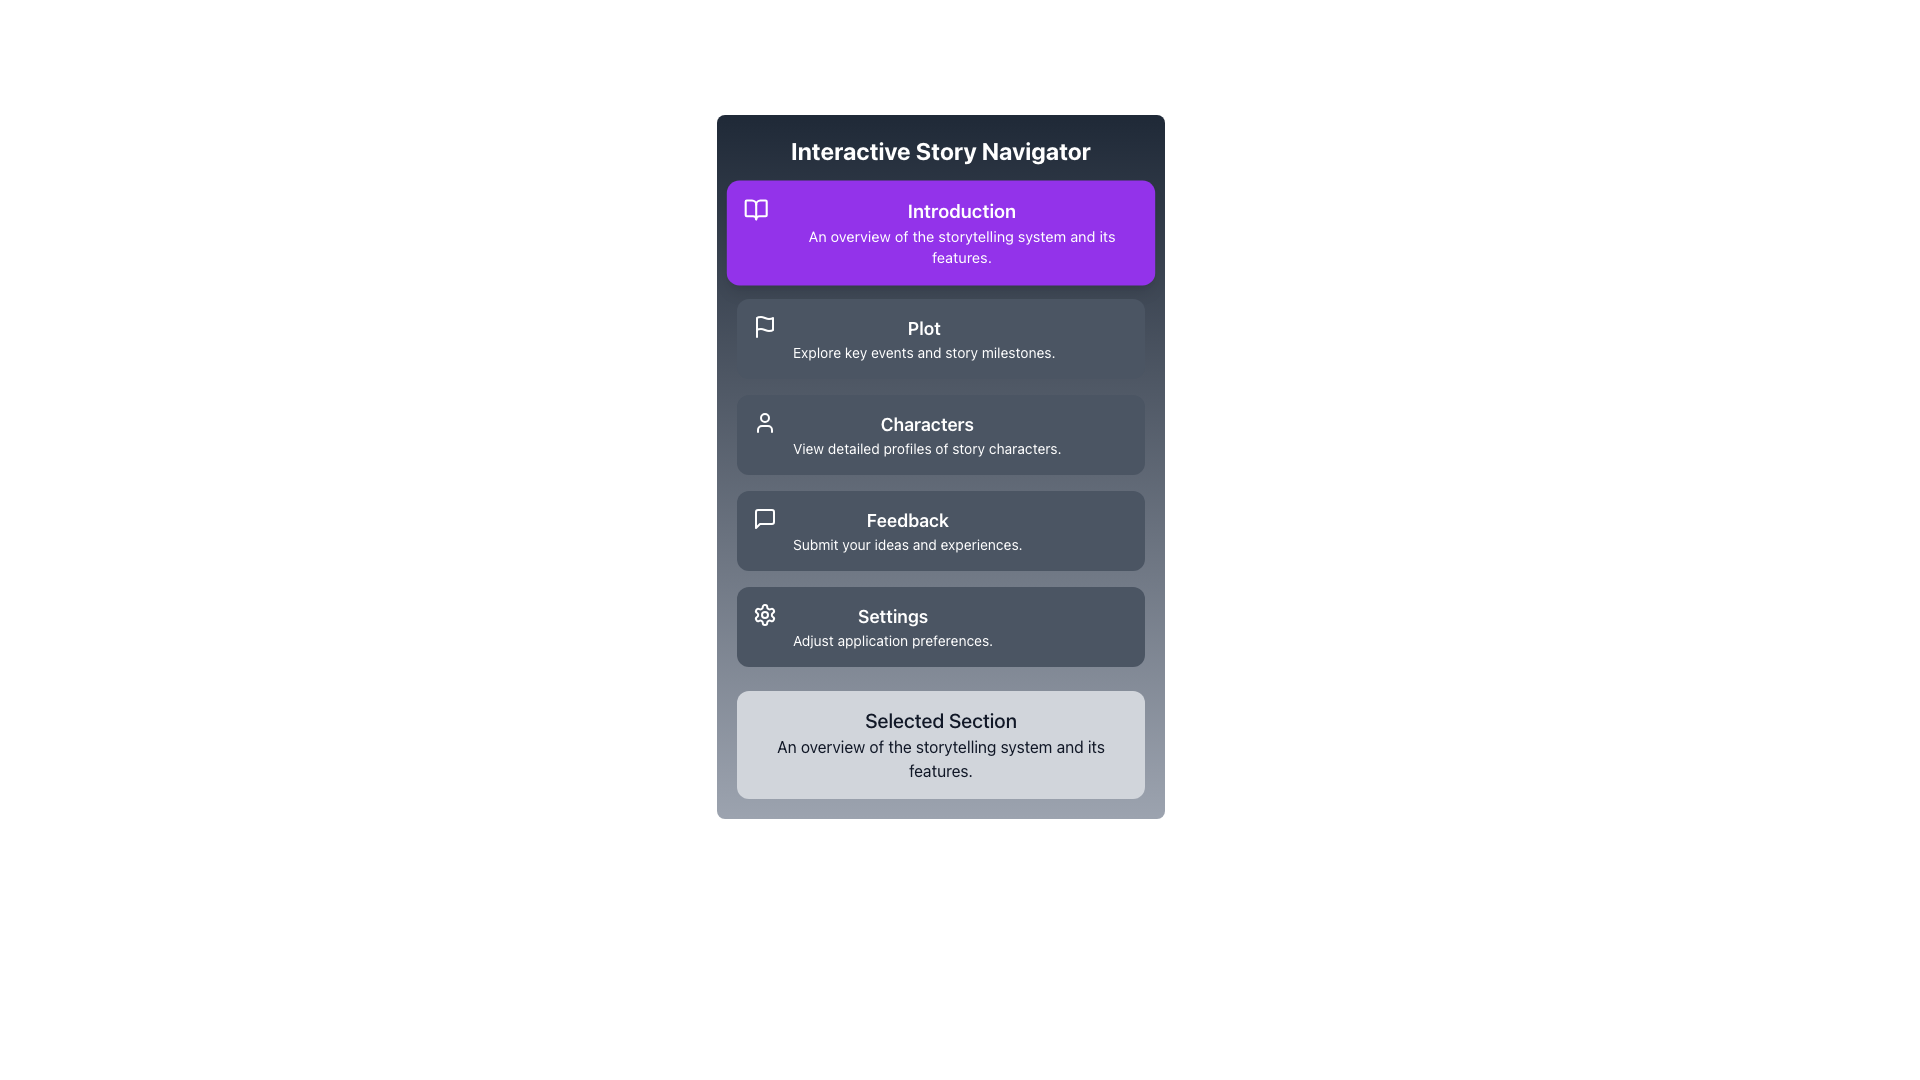 The width and height of the screenshot is (1920, 1080). What do you see at coordinates (926, 434) in the screenshot?
I see `the 'Characters' text block in the menu` at bounding box center [926, 434].